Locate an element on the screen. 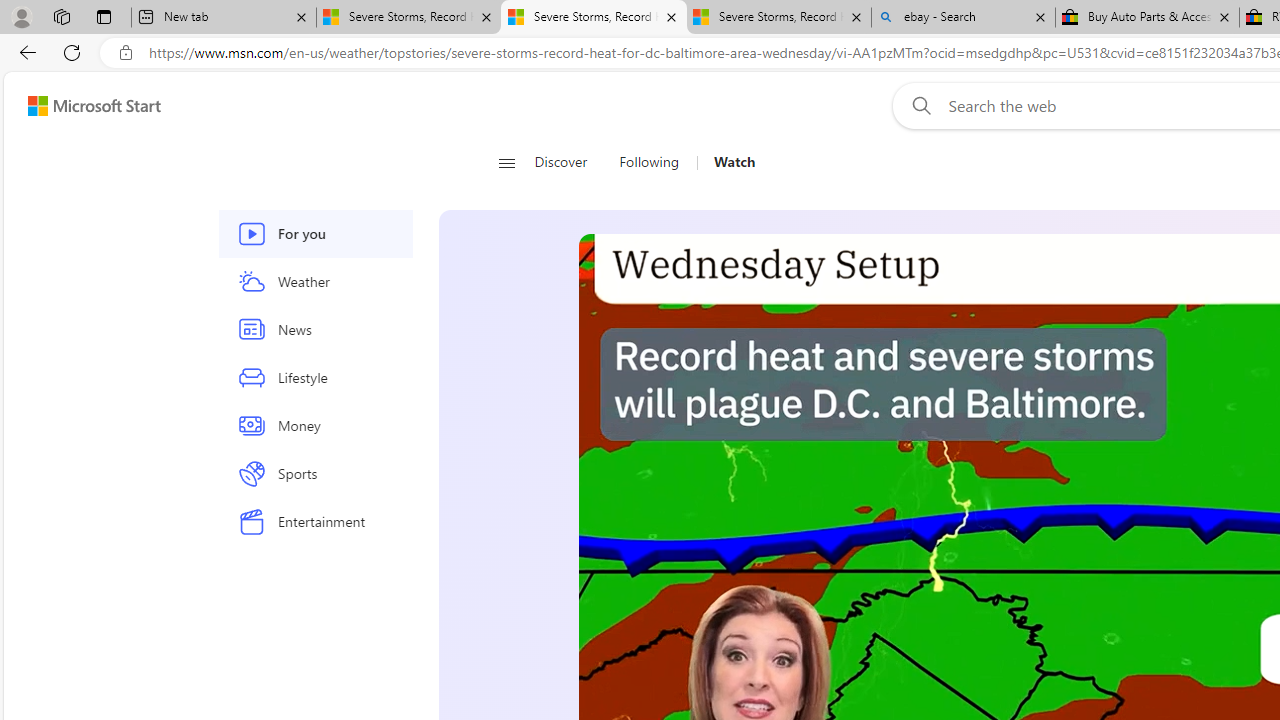  'Class: button-glyph' is located at coordinates (506, 162).